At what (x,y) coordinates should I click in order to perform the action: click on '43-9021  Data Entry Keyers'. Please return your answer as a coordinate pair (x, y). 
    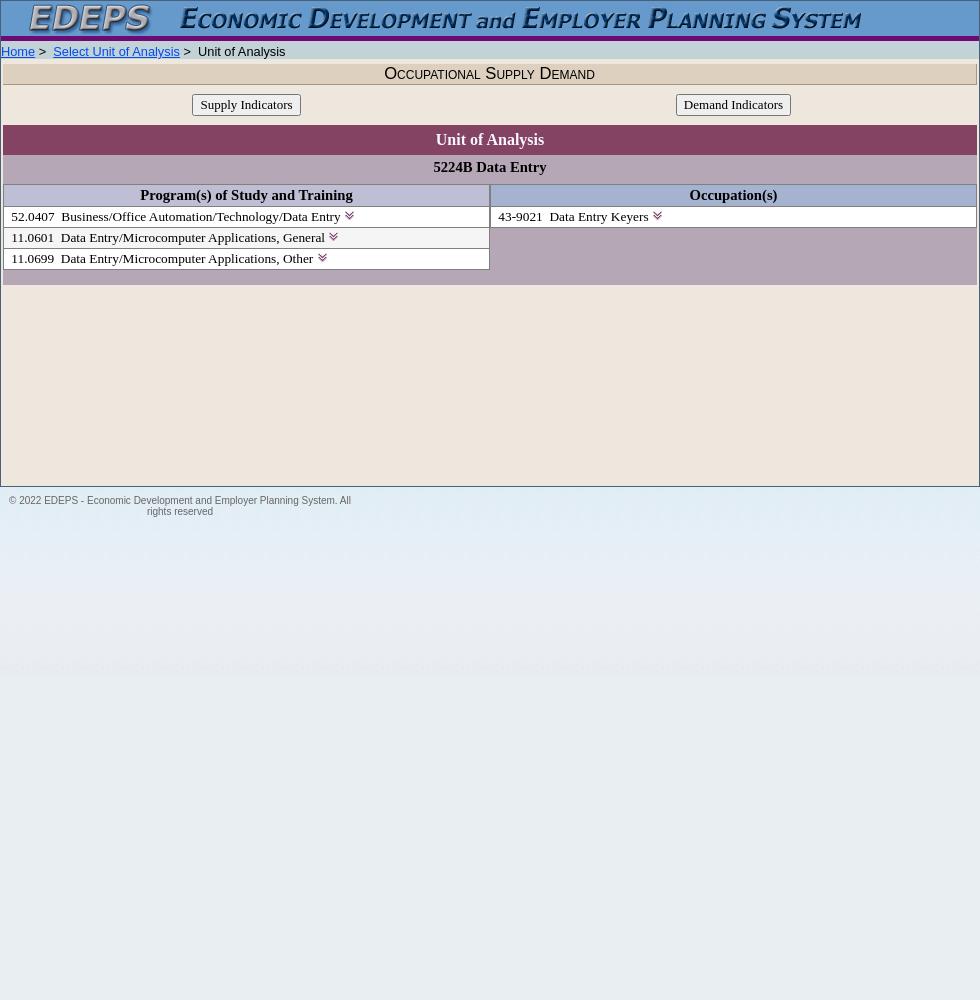
    Looking at the image, I should click on (494, 215).